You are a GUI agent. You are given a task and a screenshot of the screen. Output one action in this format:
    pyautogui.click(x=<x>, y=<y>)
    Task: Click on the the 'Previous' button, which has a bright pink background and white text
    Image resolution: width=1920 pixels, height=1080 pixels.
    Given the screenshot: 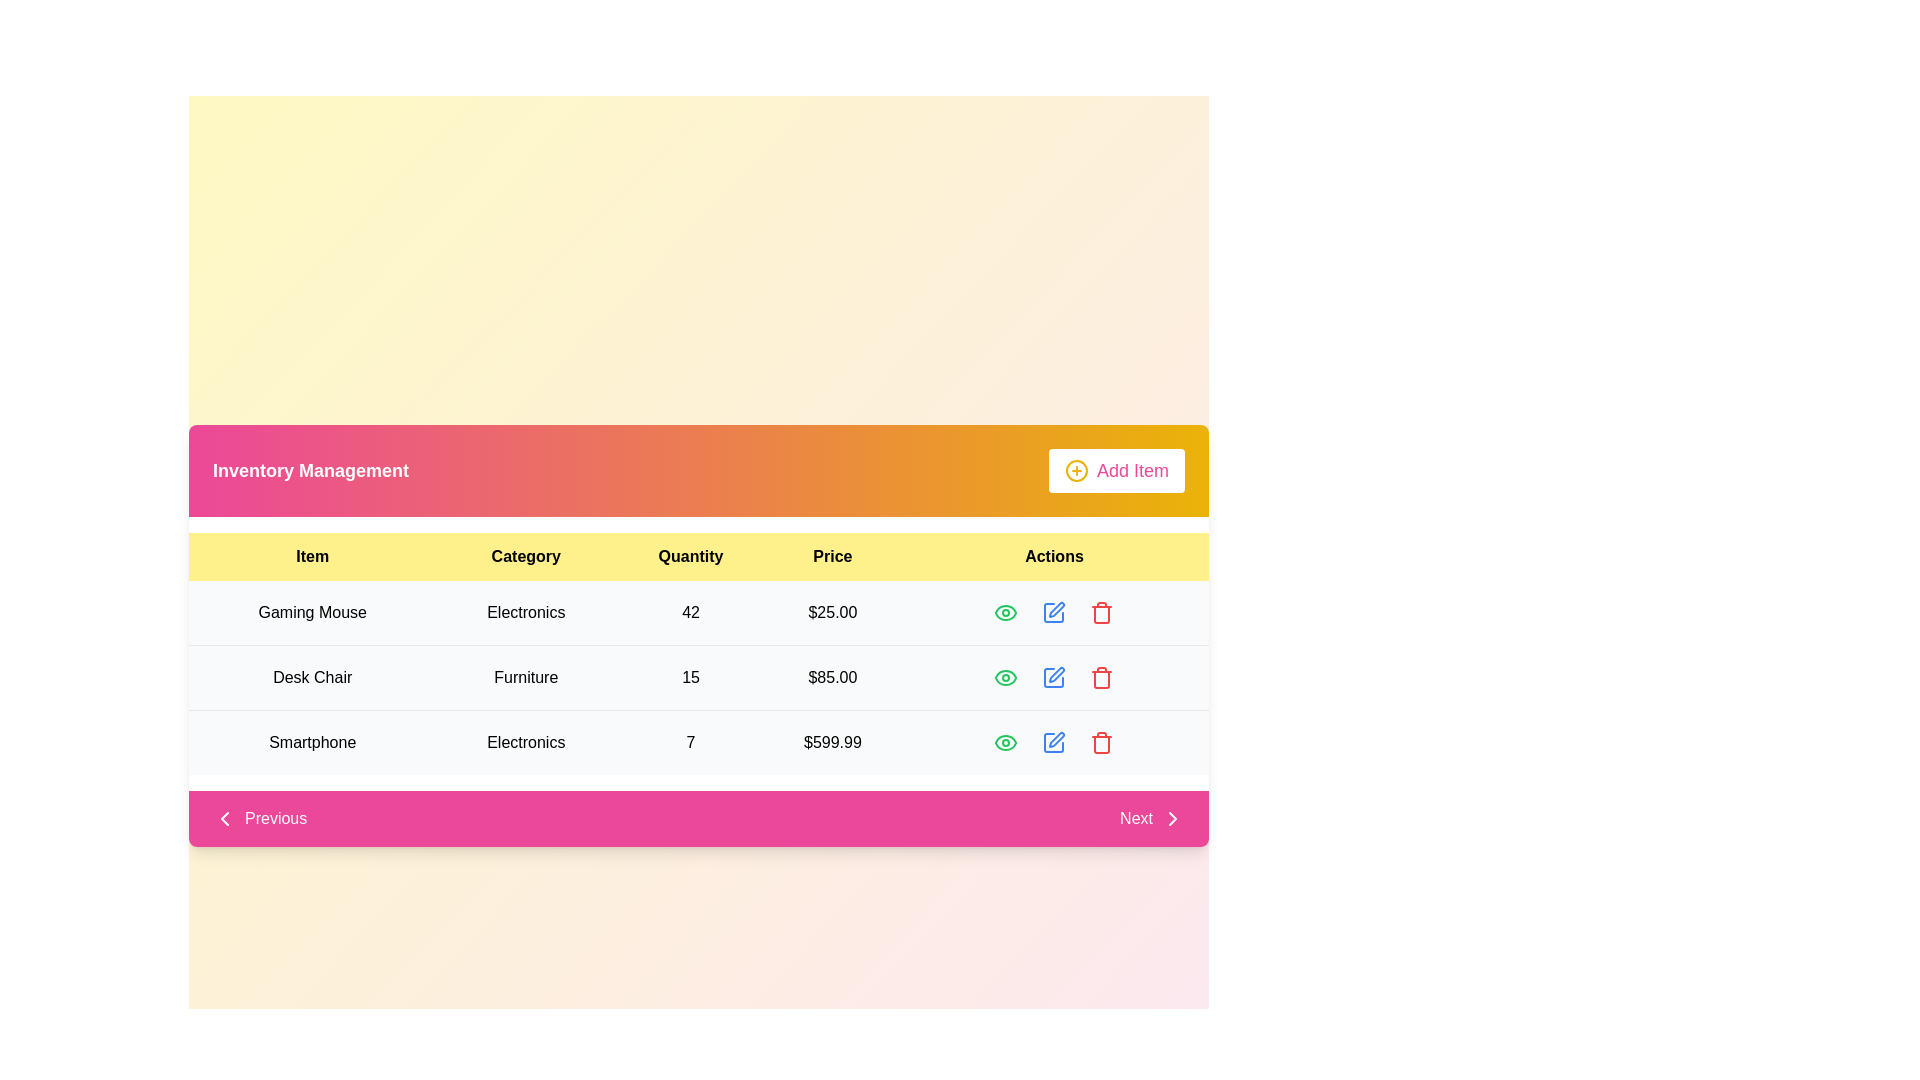 What is the action you would take?
    pyautogui.click(x=259, y=818)
    